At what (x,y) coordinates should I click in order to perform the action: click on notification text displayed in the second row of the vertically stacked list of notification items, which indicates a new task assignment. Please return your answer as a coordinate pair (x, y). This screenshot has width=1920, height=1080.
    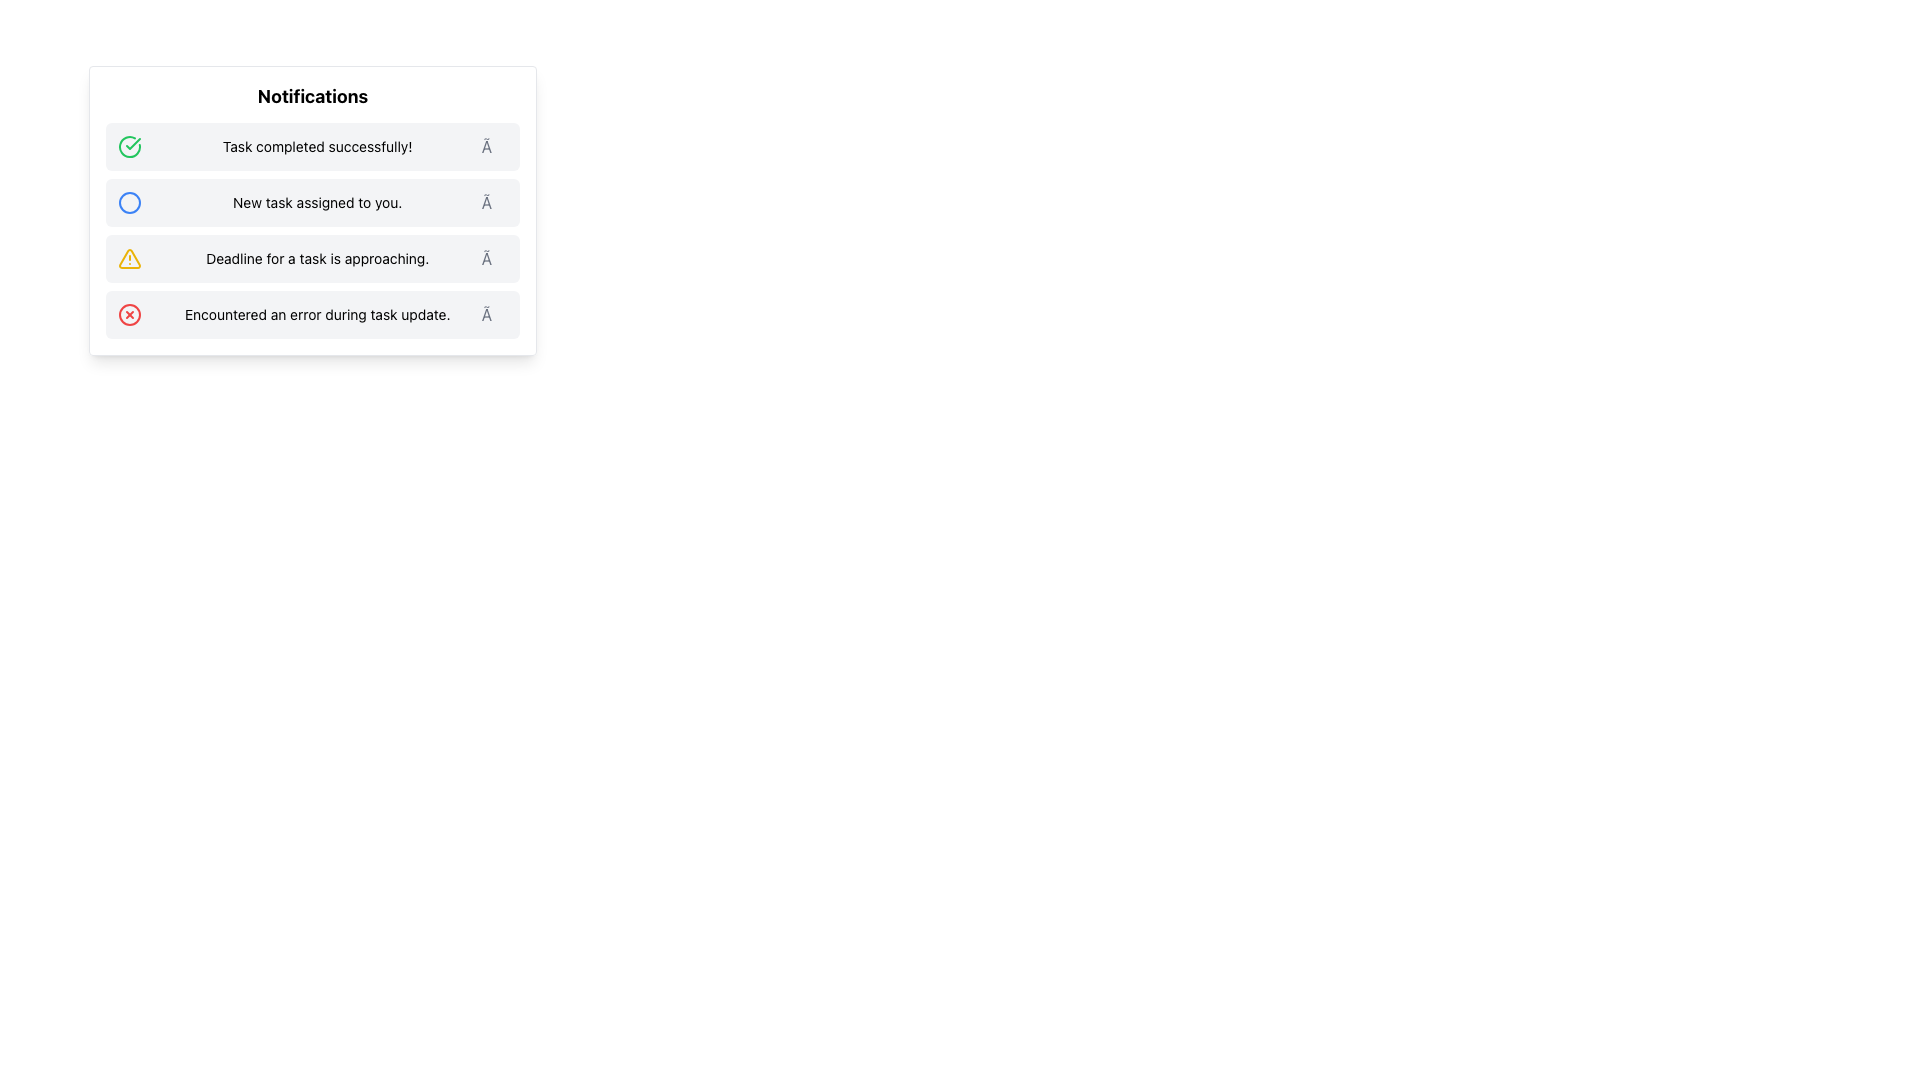
    Looking at the image, I should click on (316, 203).